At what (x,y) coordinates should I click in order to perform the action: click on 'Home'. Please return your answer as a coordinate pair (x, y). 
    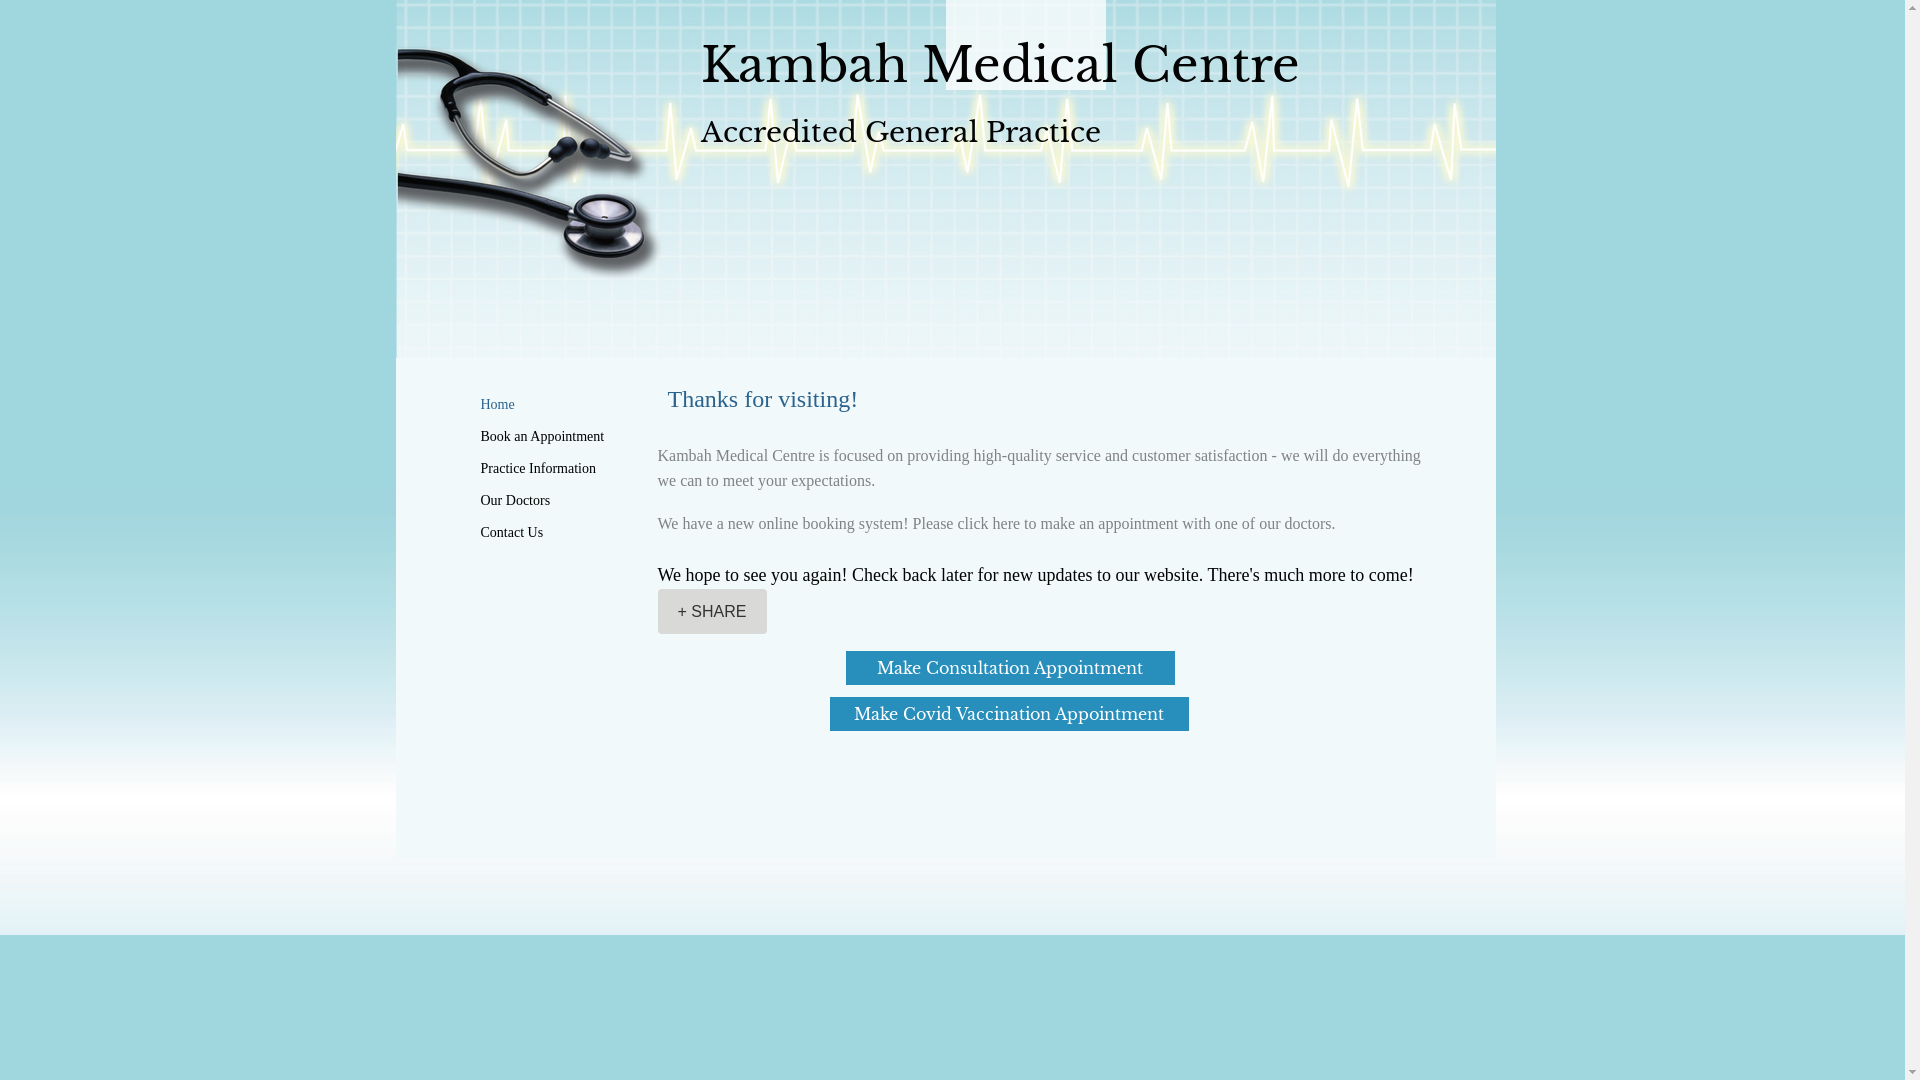
    Looking at the image, I should click on (469, 404).